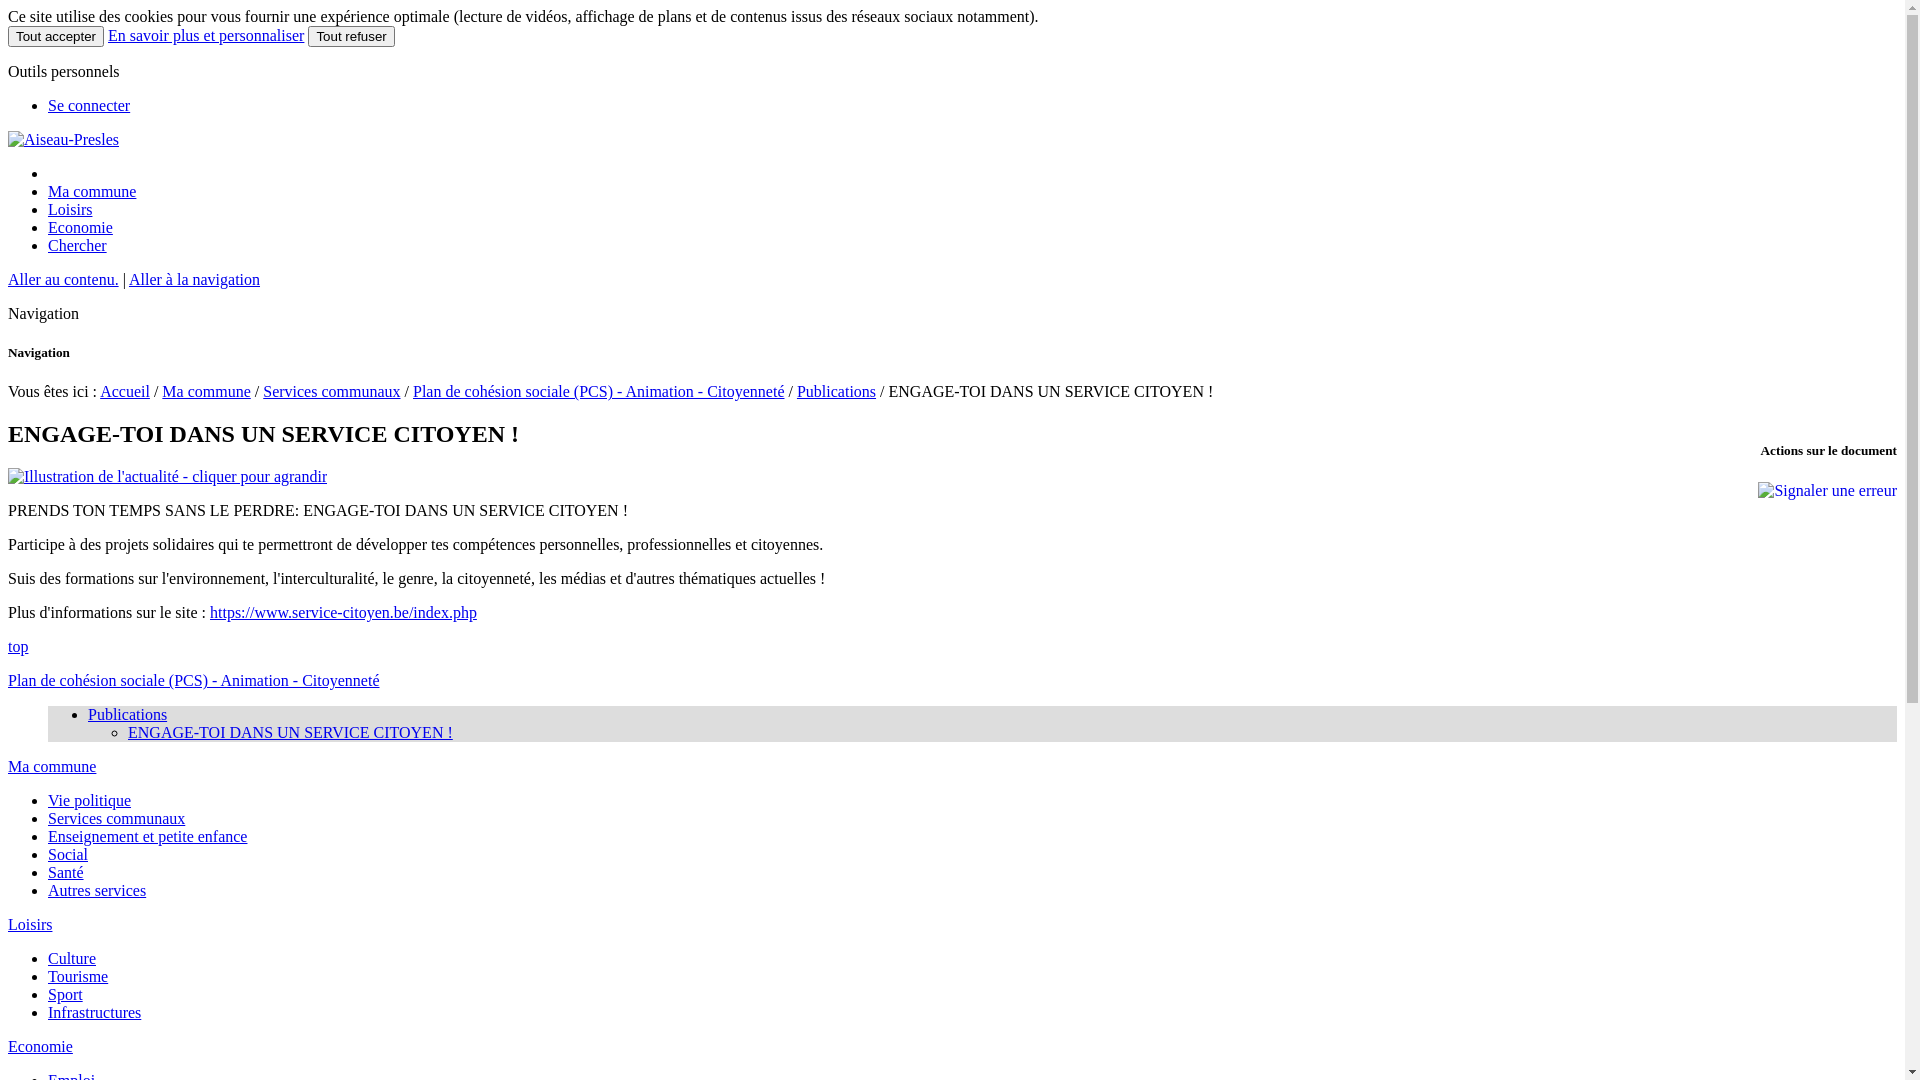 The width and height of the screenshot is (1920, 1080). I want to click on 'Publications', so click(836, 391).